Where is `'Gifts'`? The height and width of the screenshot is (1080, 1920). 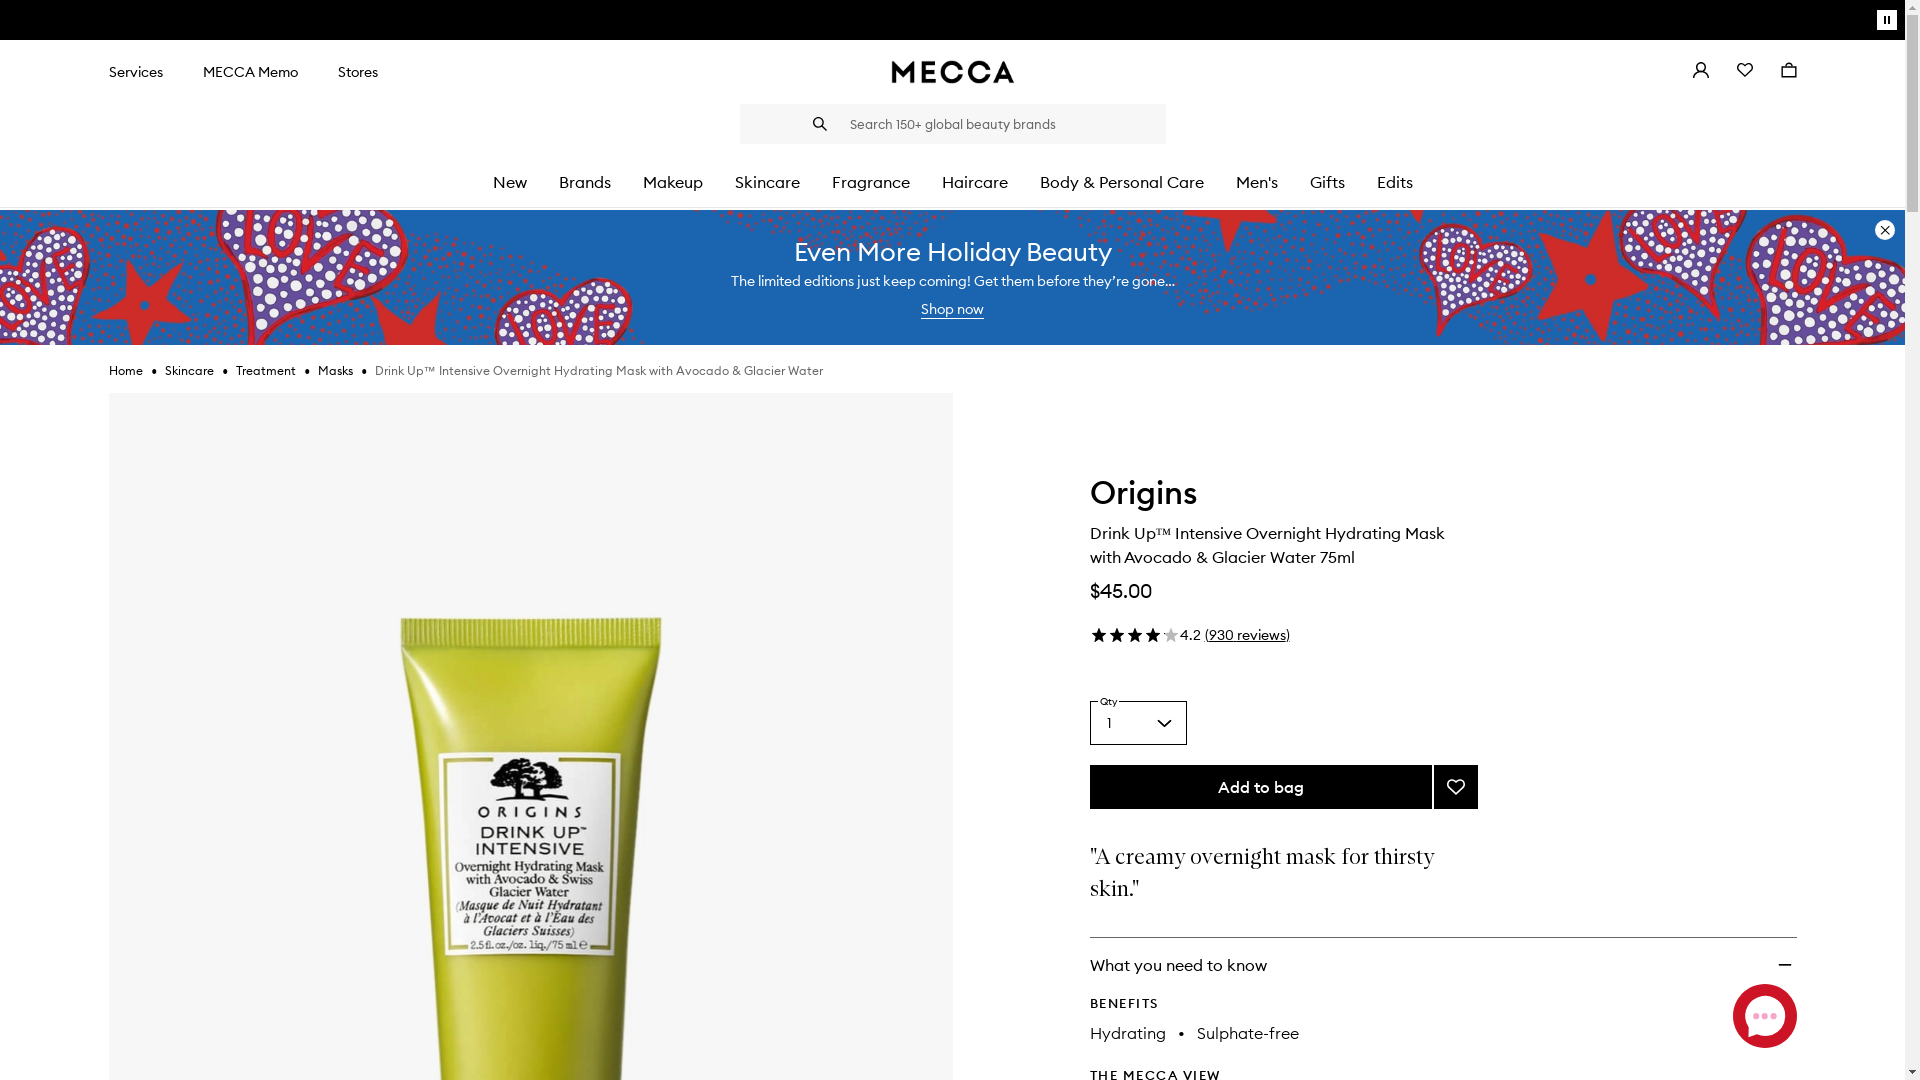
'Gifts' is located at coordinates (1327, 182).